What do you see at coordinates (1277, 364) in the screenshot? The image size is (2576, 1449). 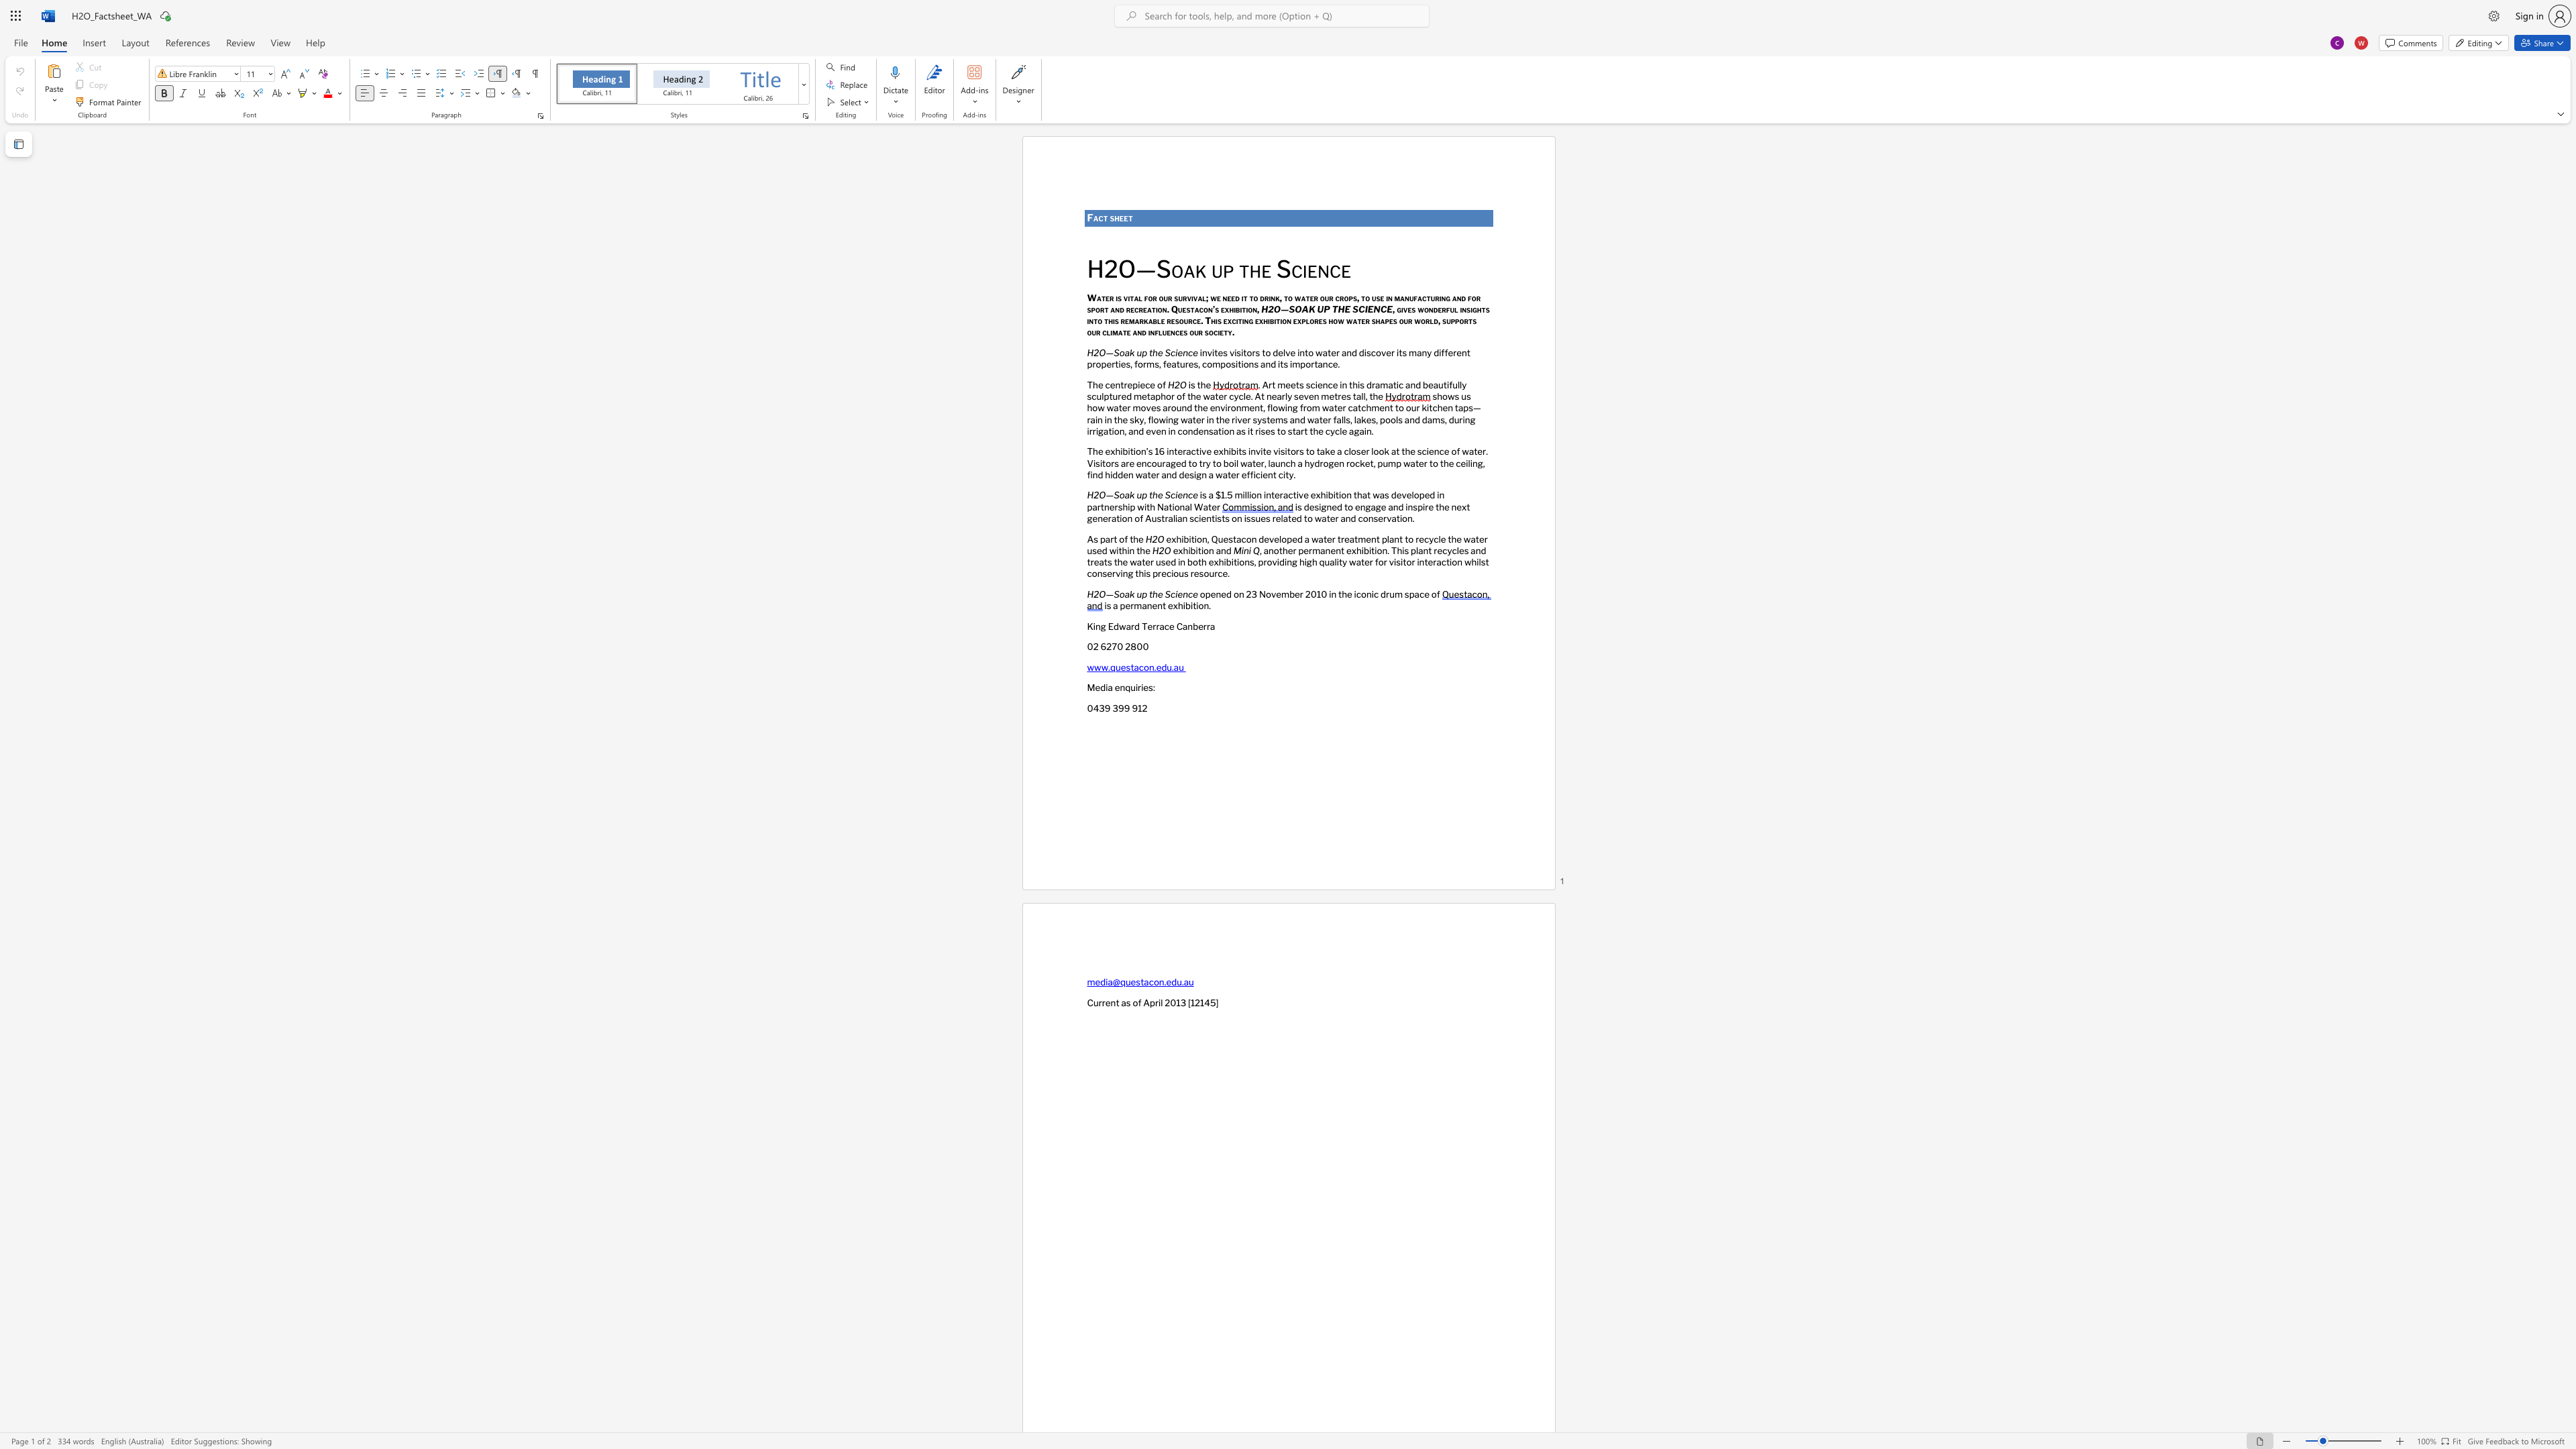 I see `the subset text "its importan" within the text "and its importance."` at bounding box center [1277, 364].